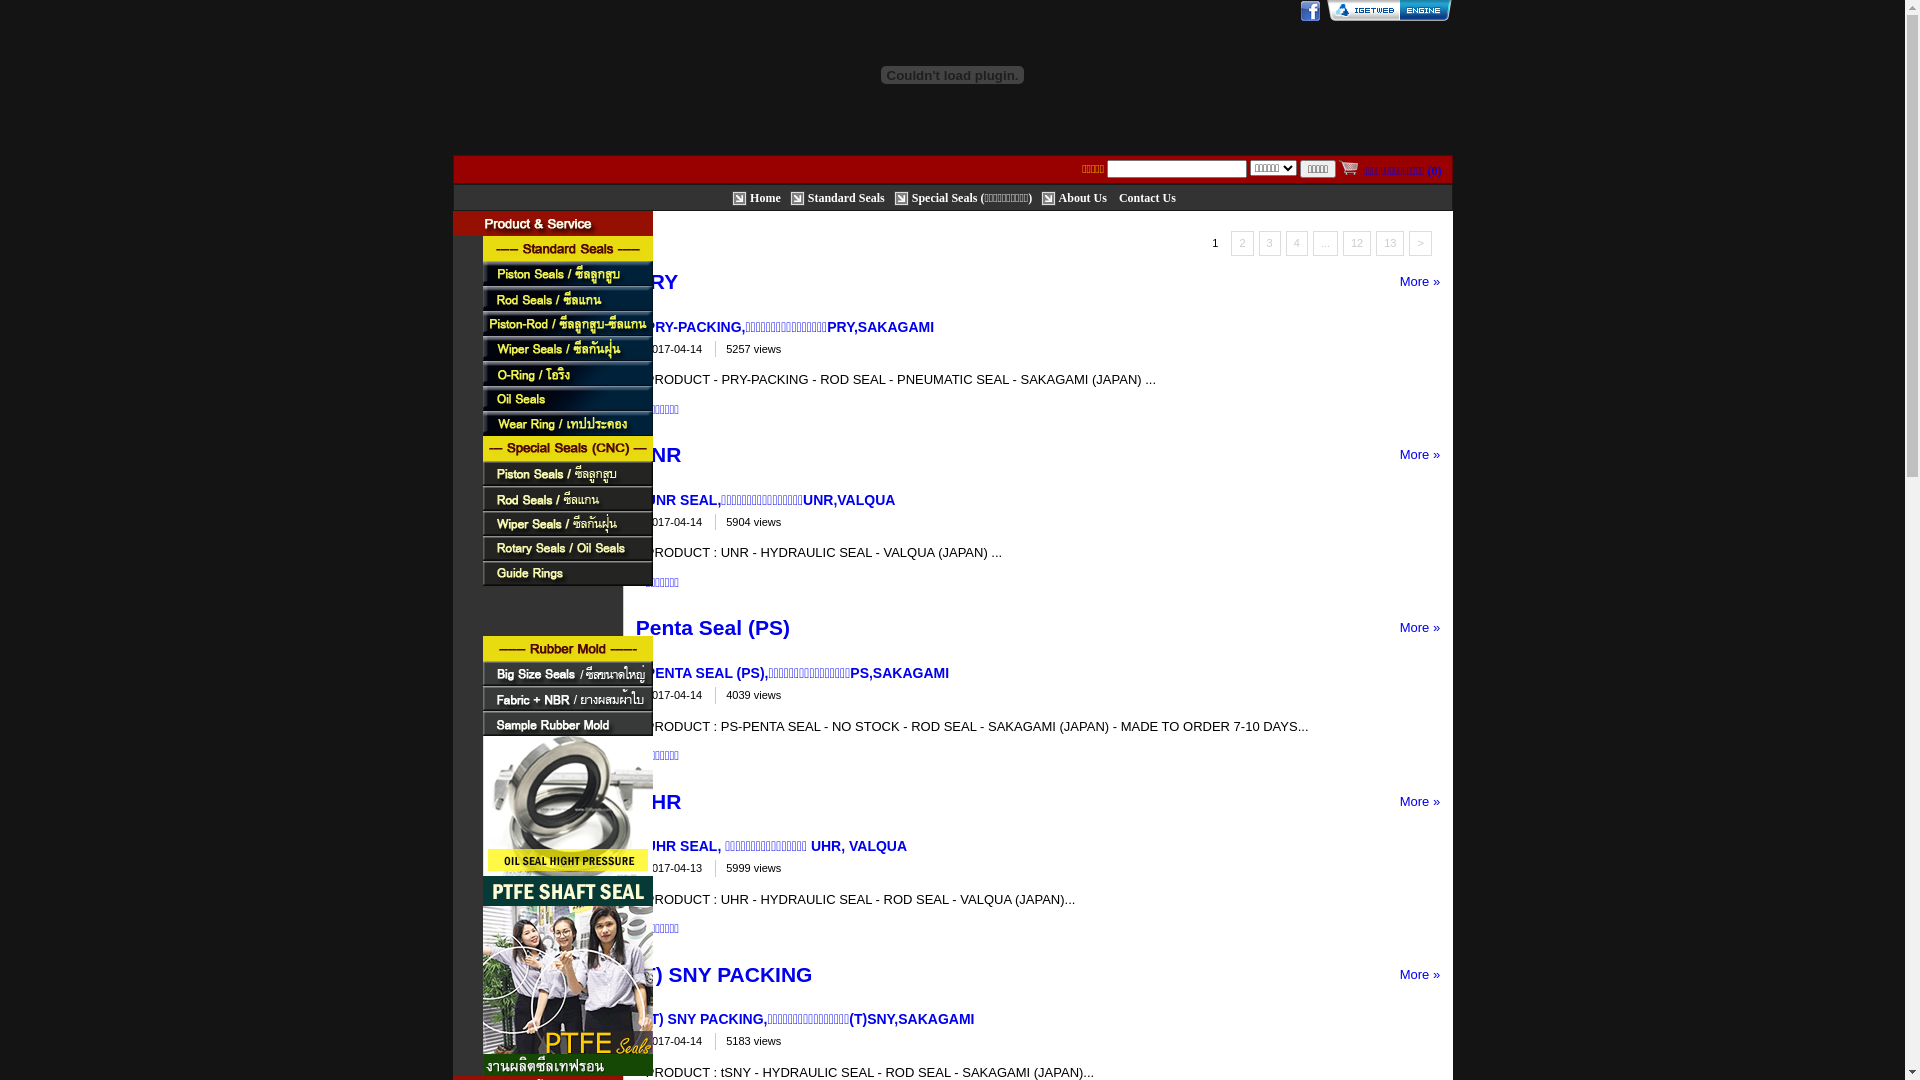 The height and width of the screenshot is (1080, 1920). I want to click on '2', so click(1241, 242).